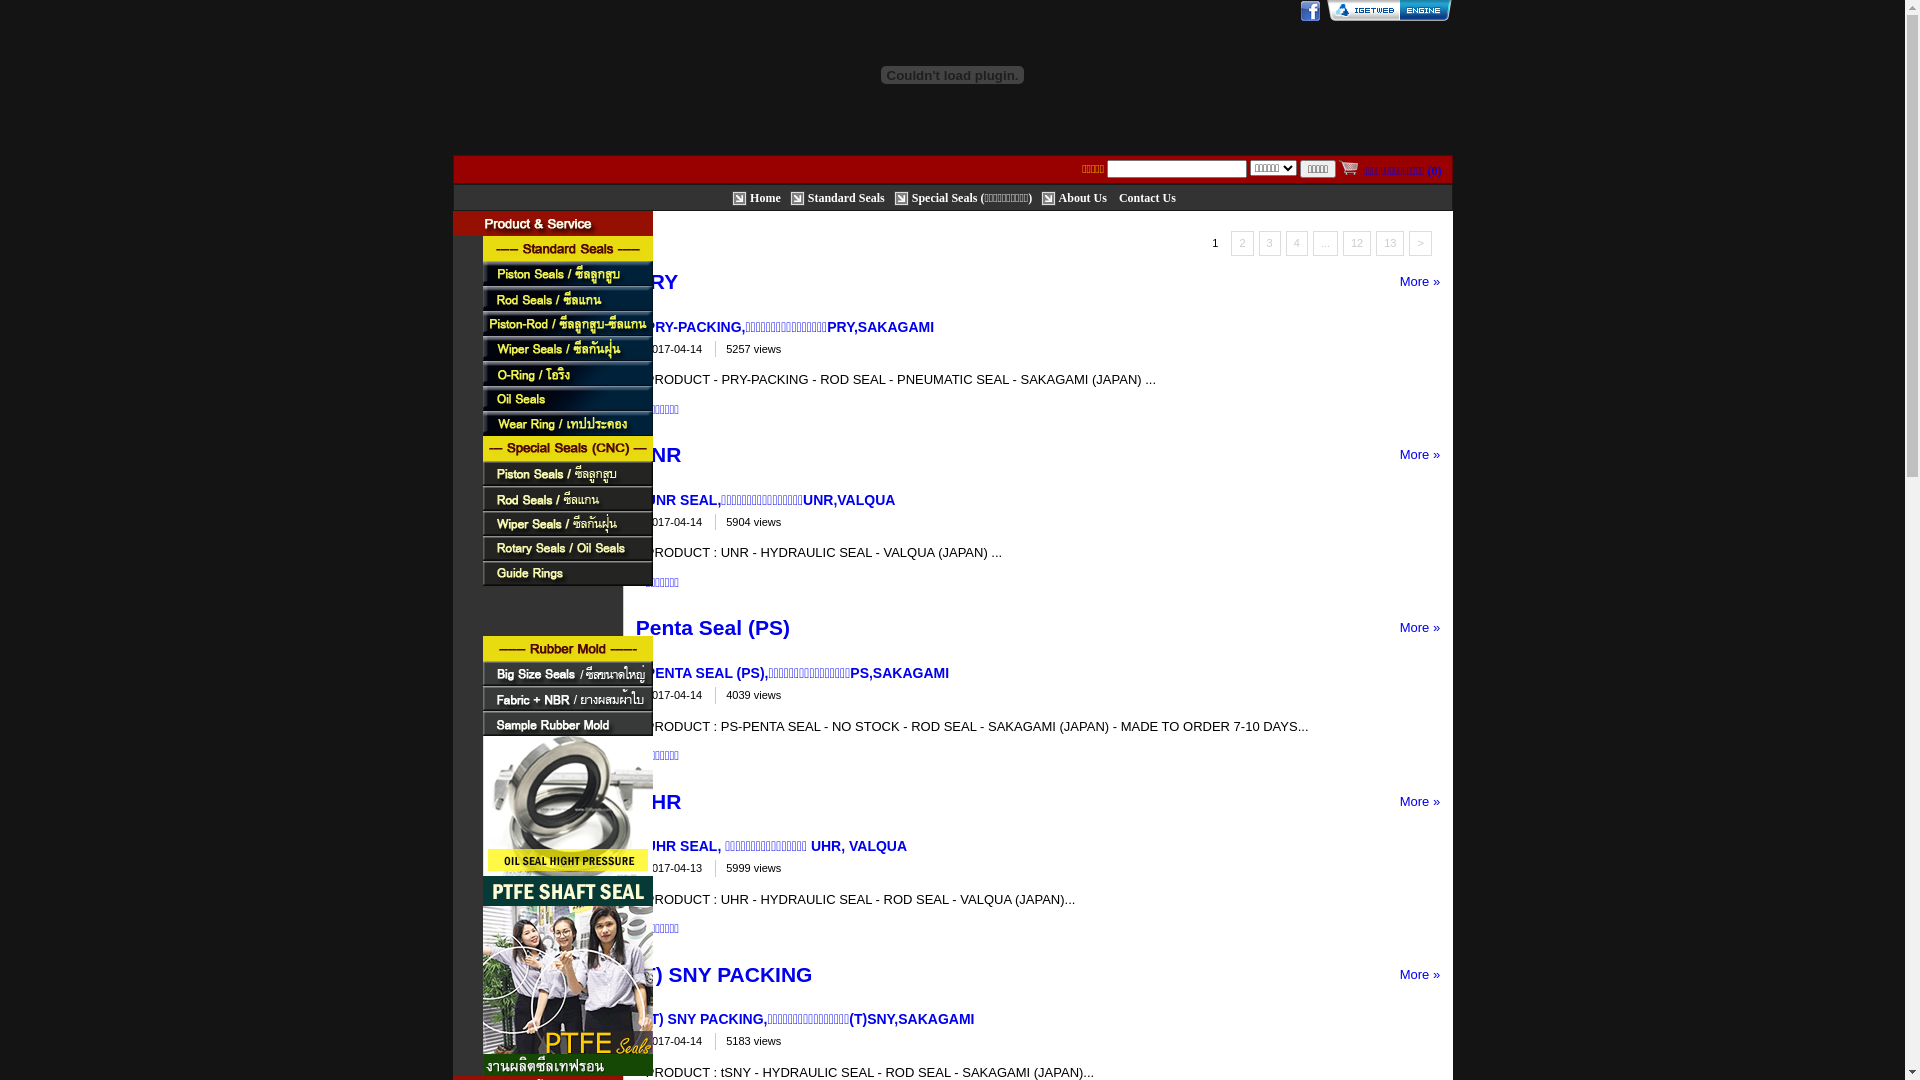 The height and width of the screenshot is (1080, 1920). I want to click on '2', so click(1241, 242).